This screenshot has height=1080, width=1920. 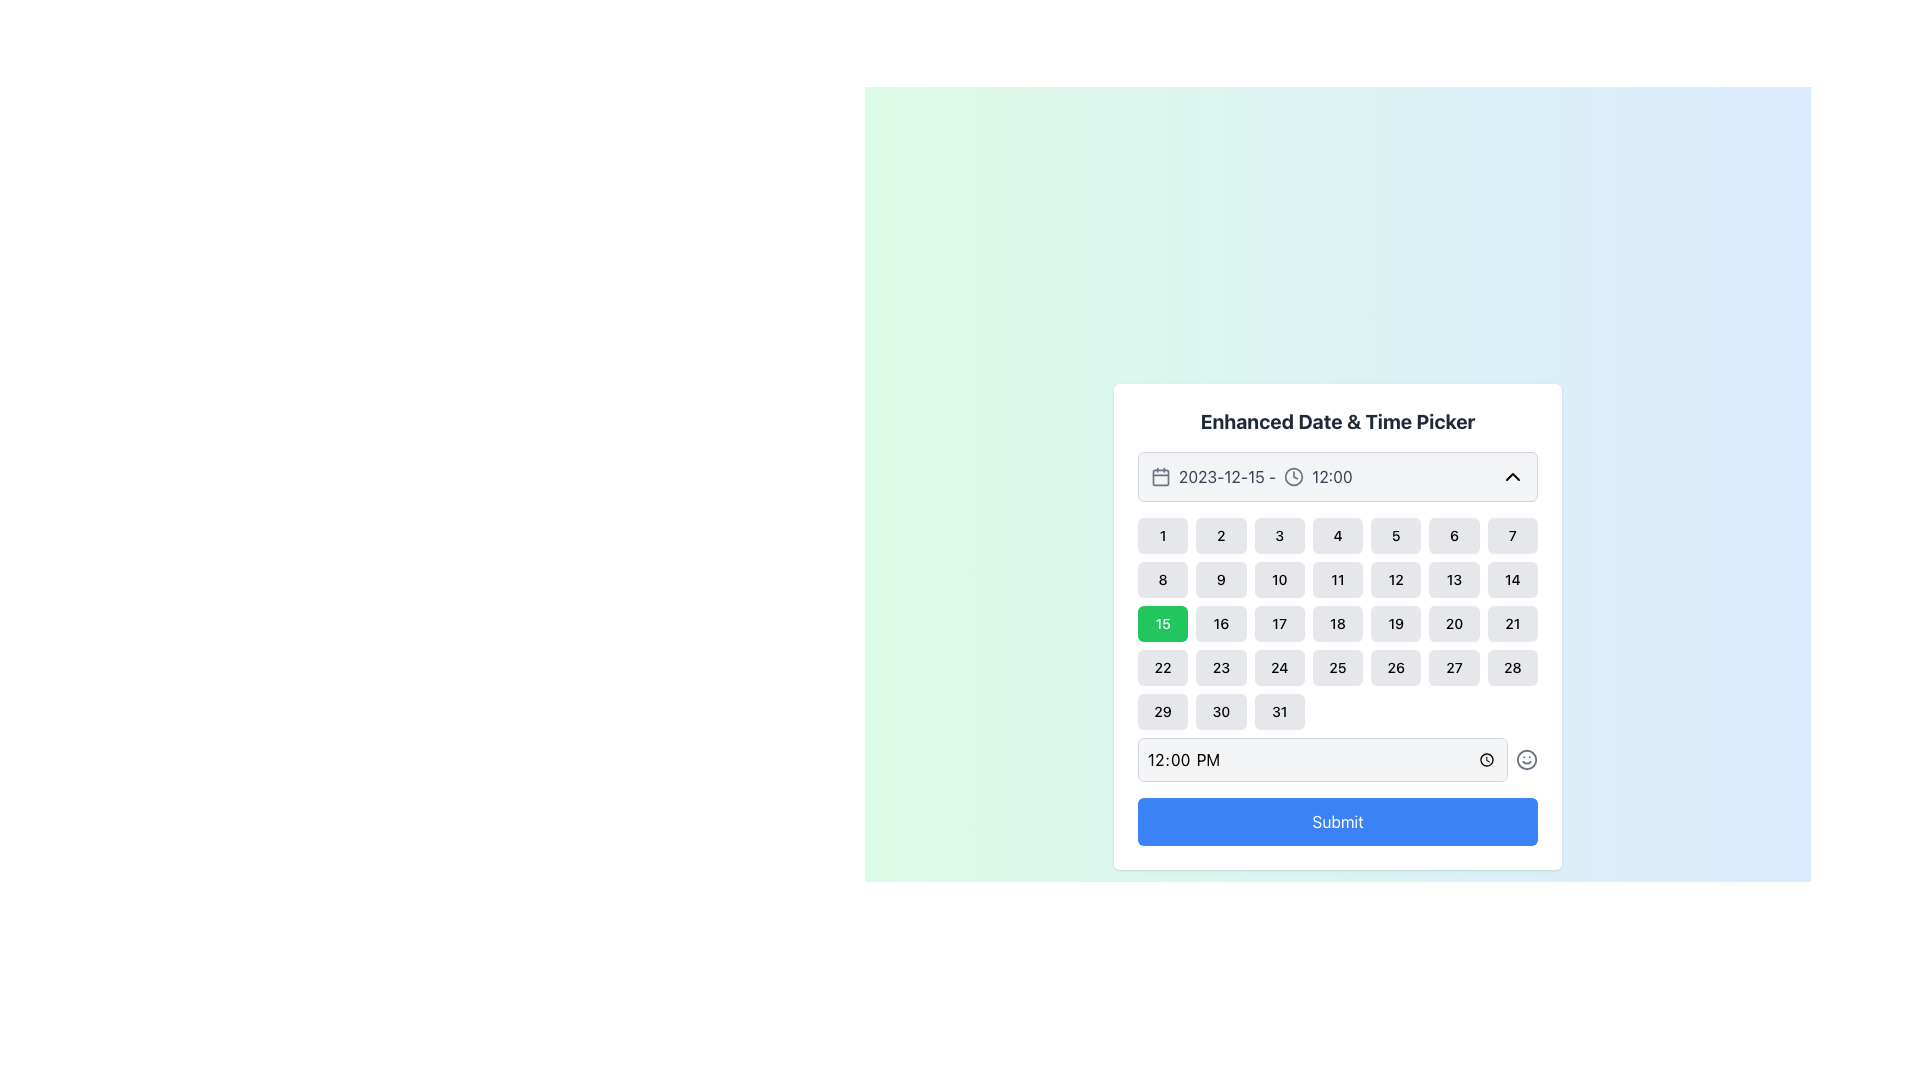 I want to click on the date selection button located, so click(x=1278, y=579).